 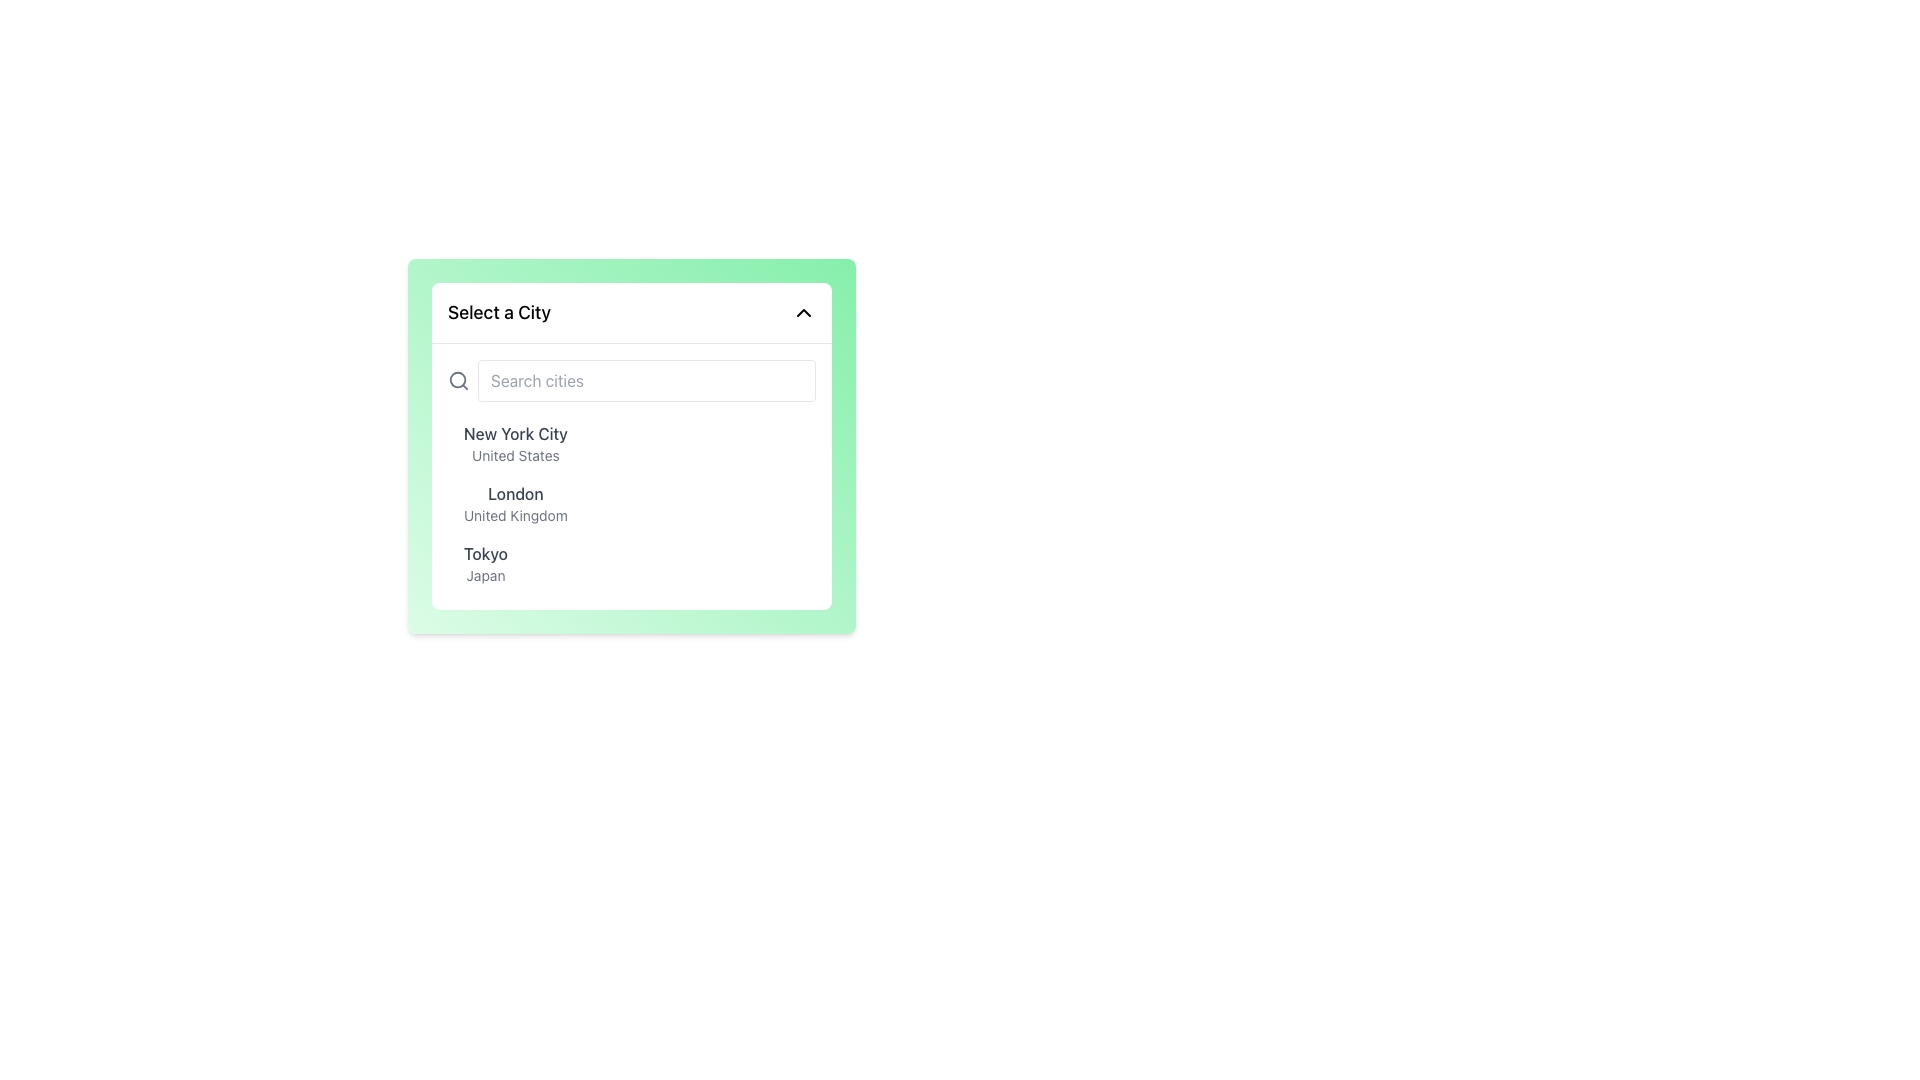 What do you see at coordinates (515, 515) in the screenshot?
I see `the Text Label providing context for 'London', which indicates the country associated with the city` at bounding box center [515, 515].